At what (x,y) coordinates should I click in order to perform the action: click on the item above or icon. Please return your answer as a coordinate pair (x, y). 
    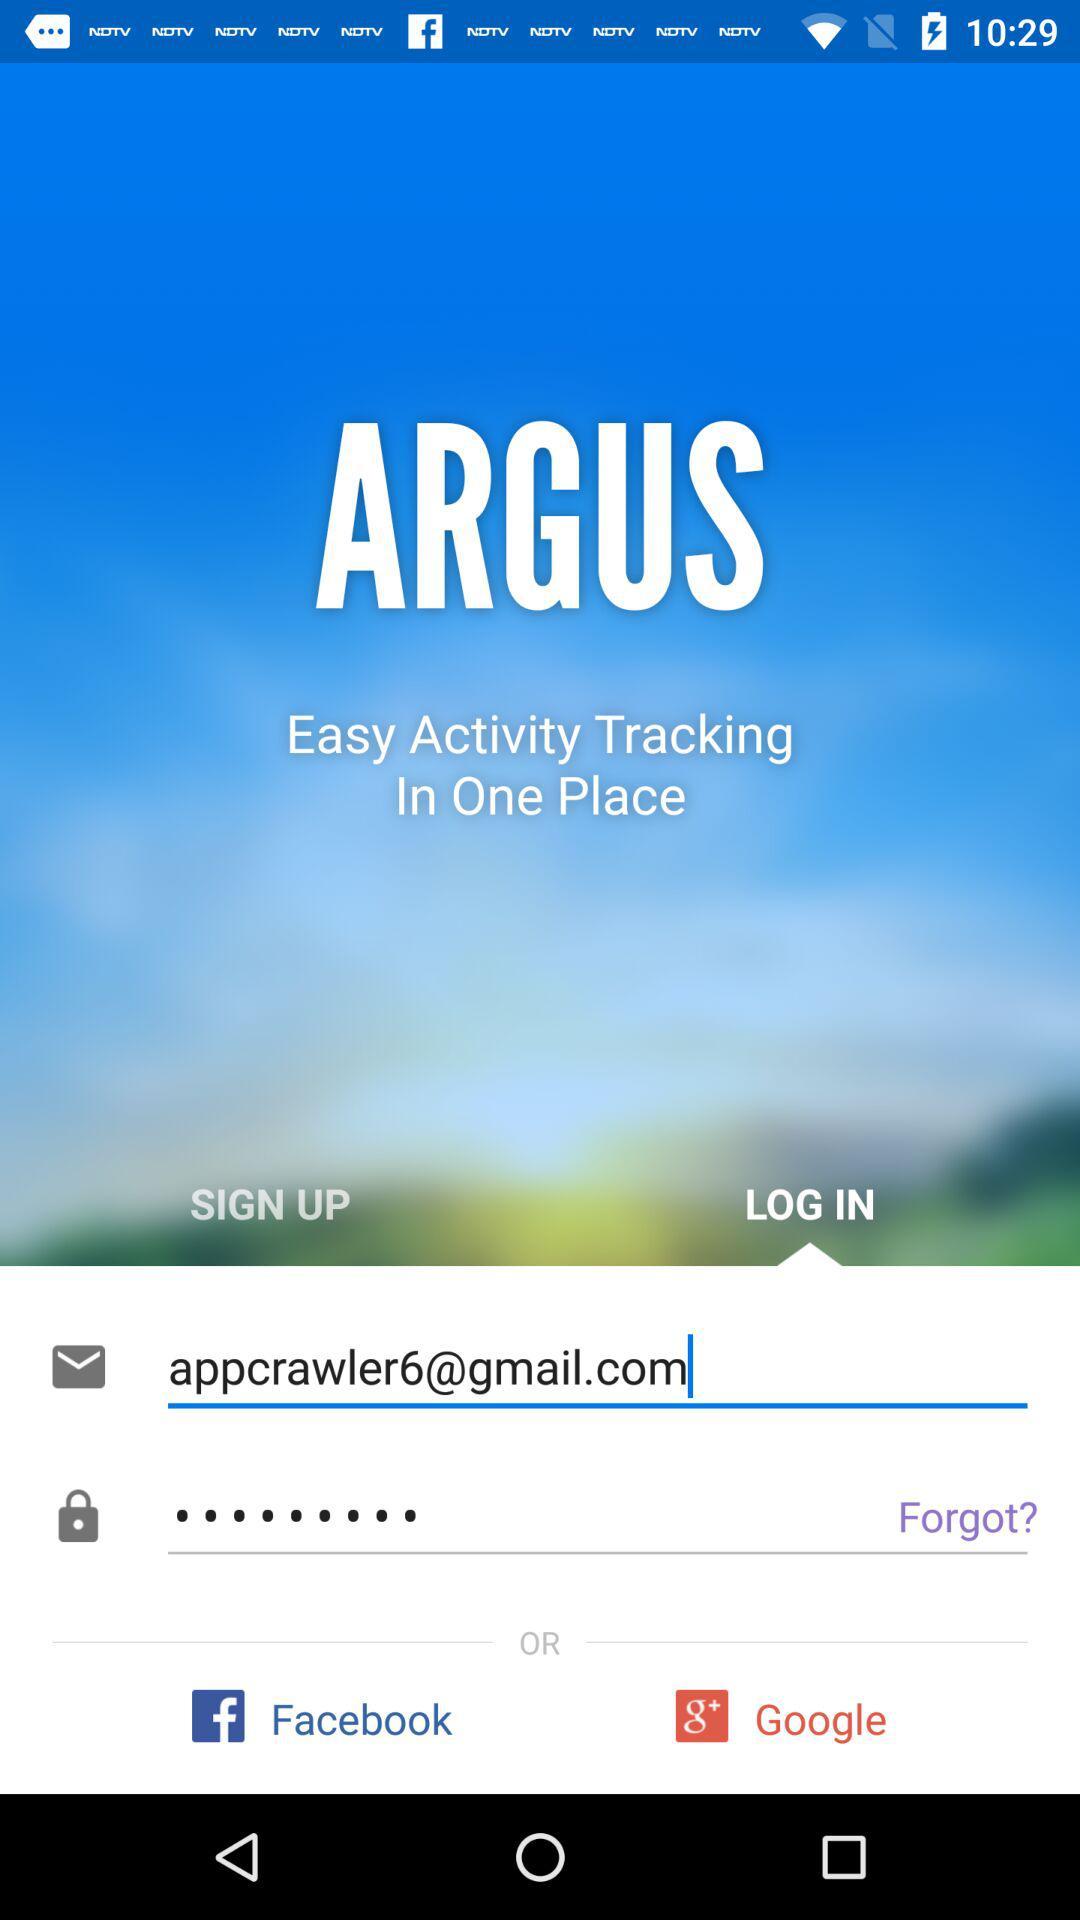
    Looking at the image, I should click on (596, 1515).